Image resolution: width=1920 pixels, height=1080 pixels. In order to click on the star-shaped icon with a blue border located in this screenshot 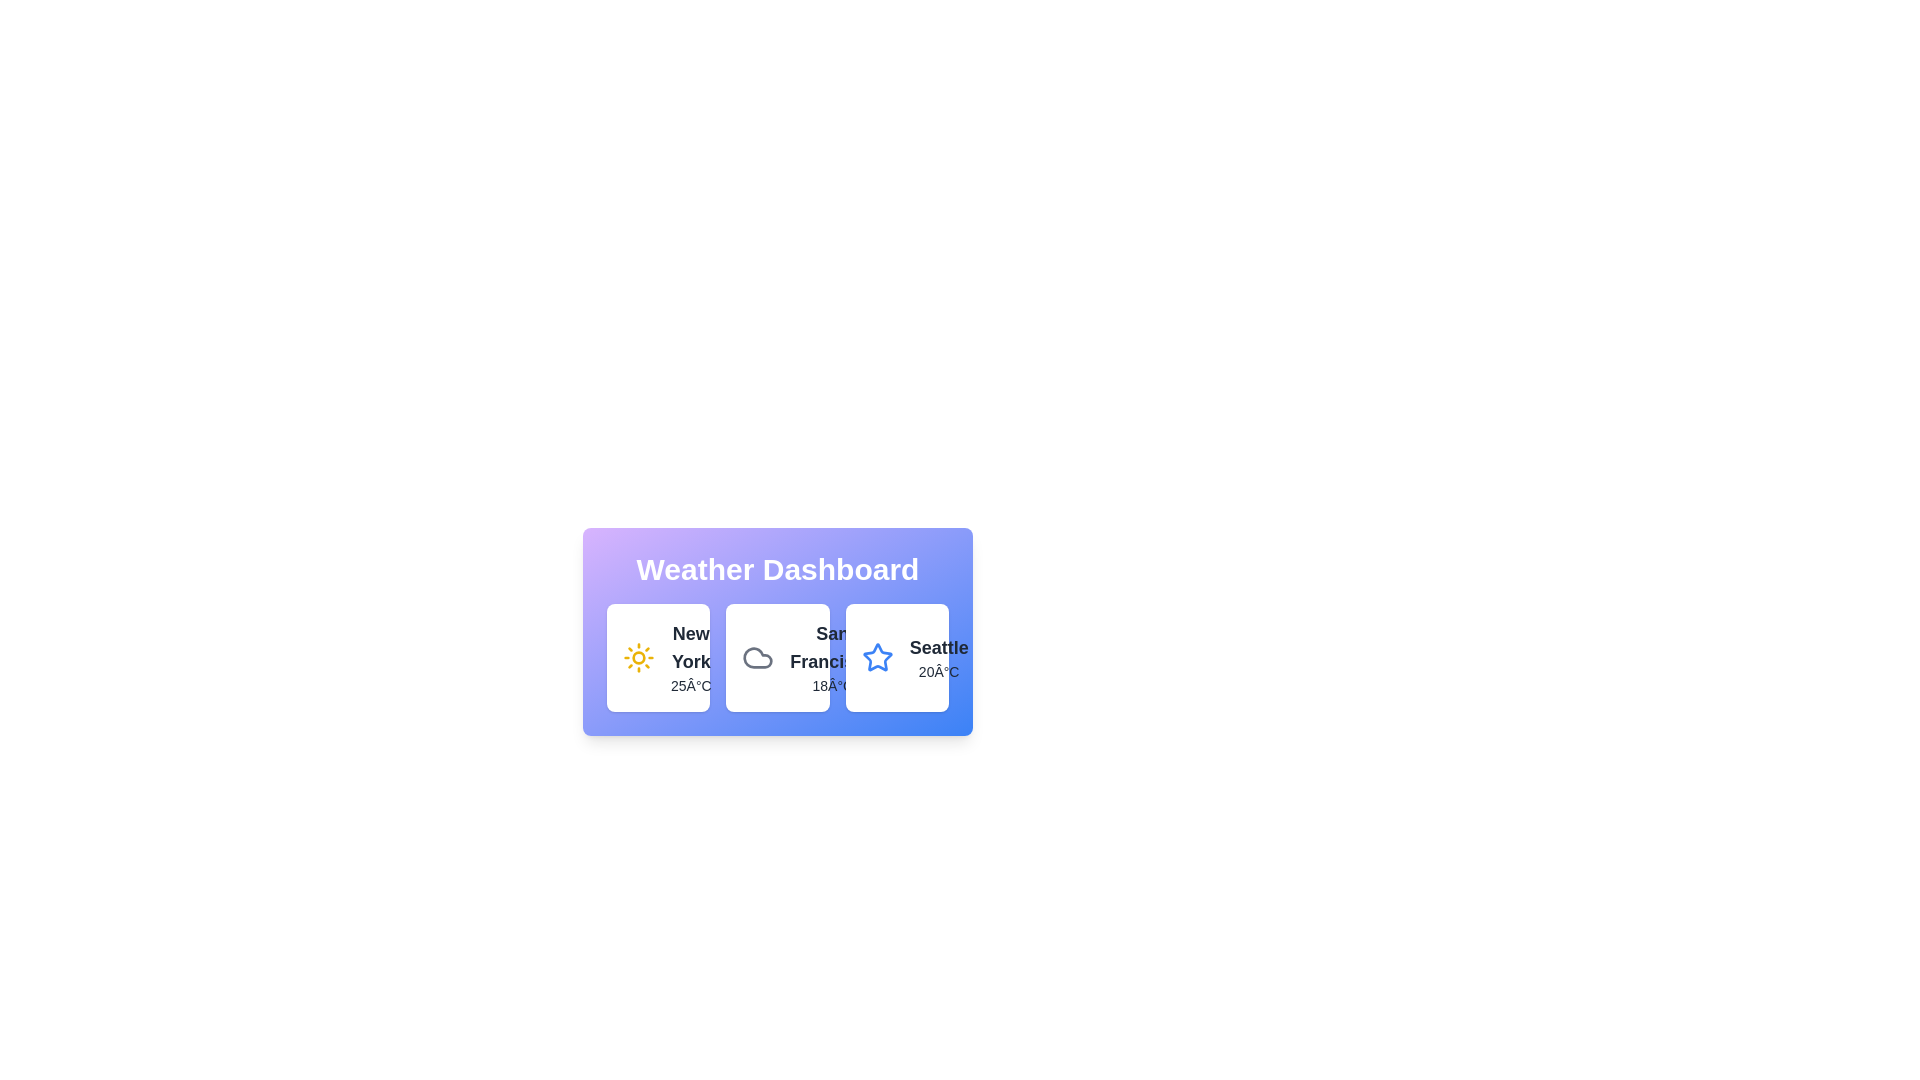, I will do `click(877, 657)`.